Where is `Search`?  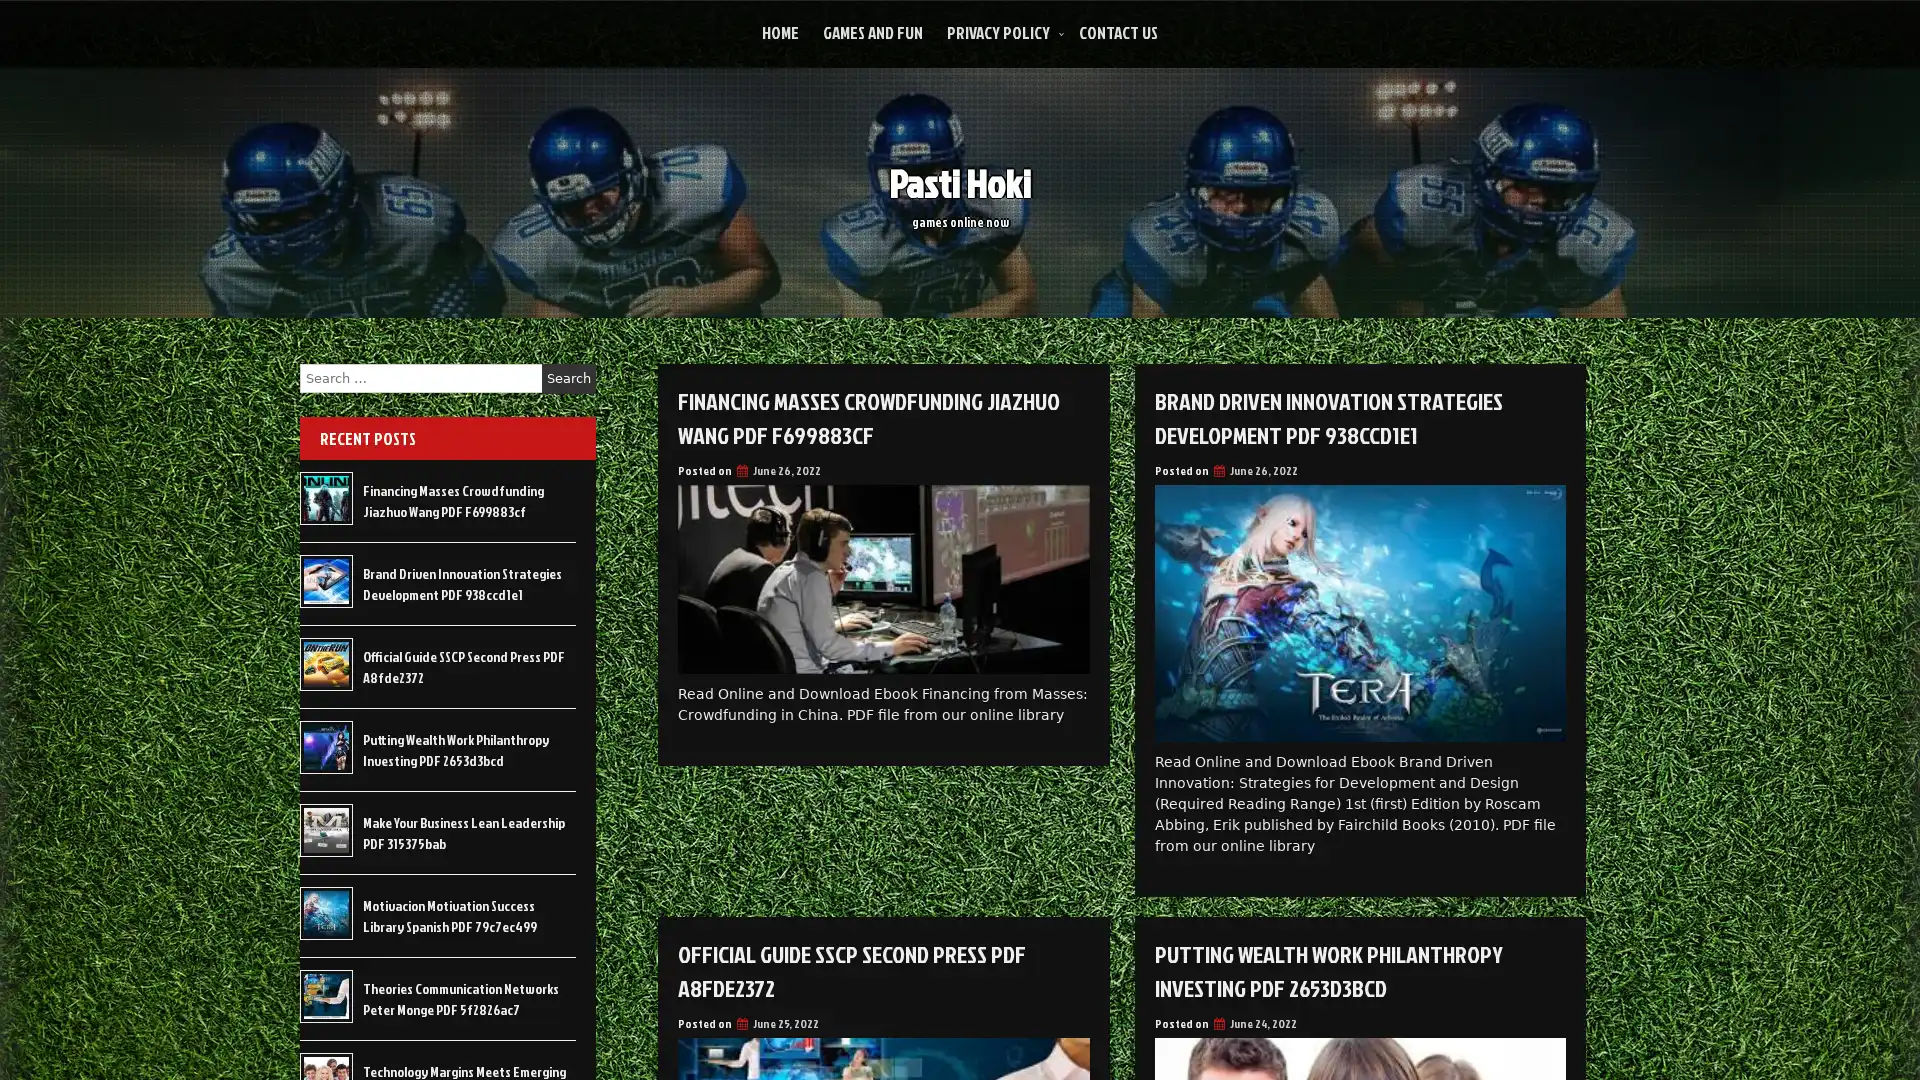 Search is located at coordinates (568, 378).